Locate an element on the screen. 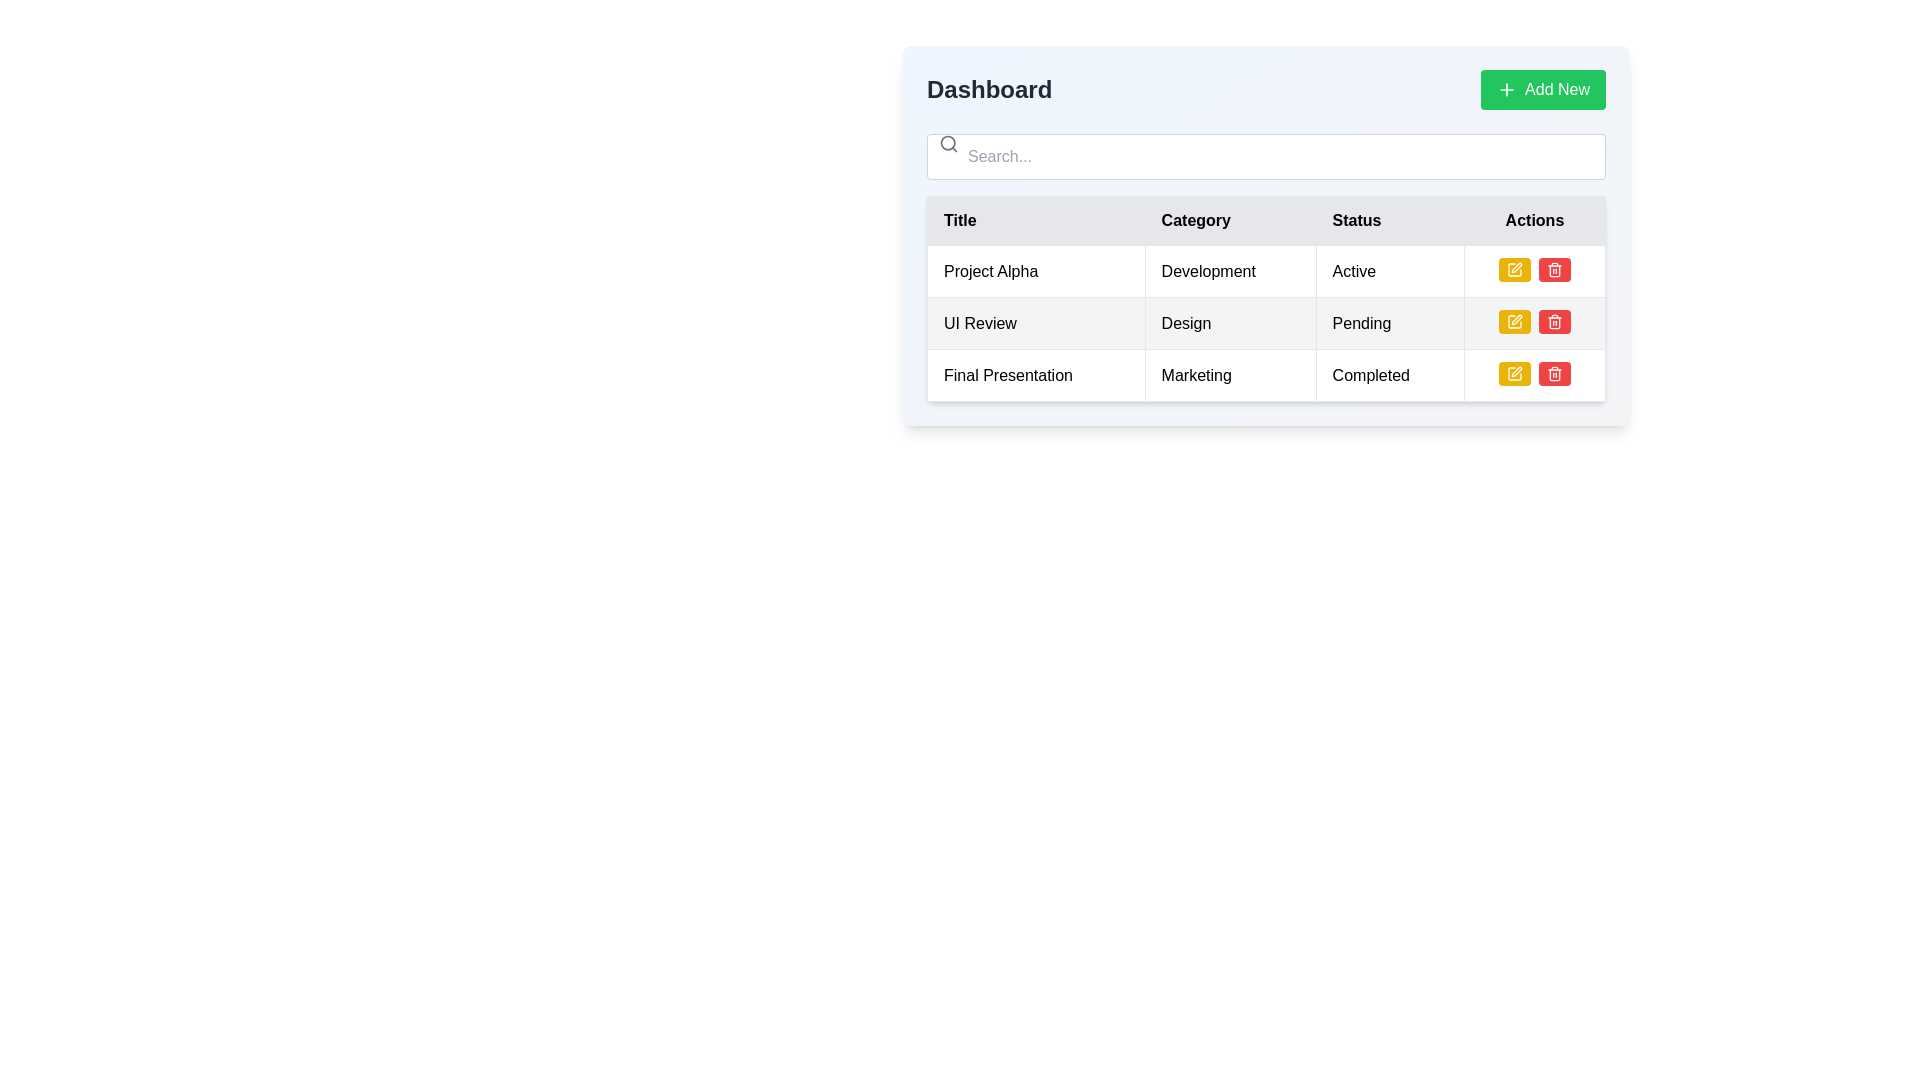 The image size is (1920, 1080). the text label displaying 'Completed' in the 'Status' column of the table, which aligns with the 'Final Presentation' row is located at coordinates (1389, 375).